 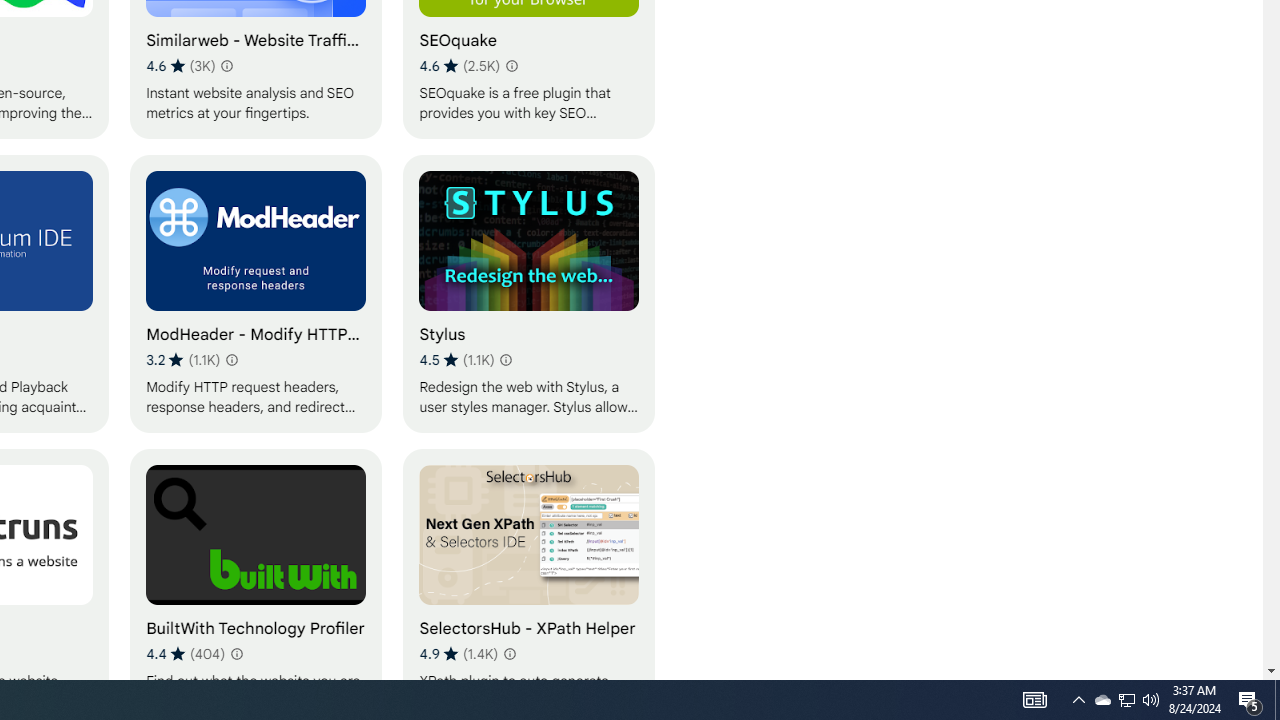 What do you see at coordinates (455, 360) in the screenshot?
I see `'Average rating 4.5 out of 5 stars. 1.1K ratings.'` at bounding box center [455, 360].